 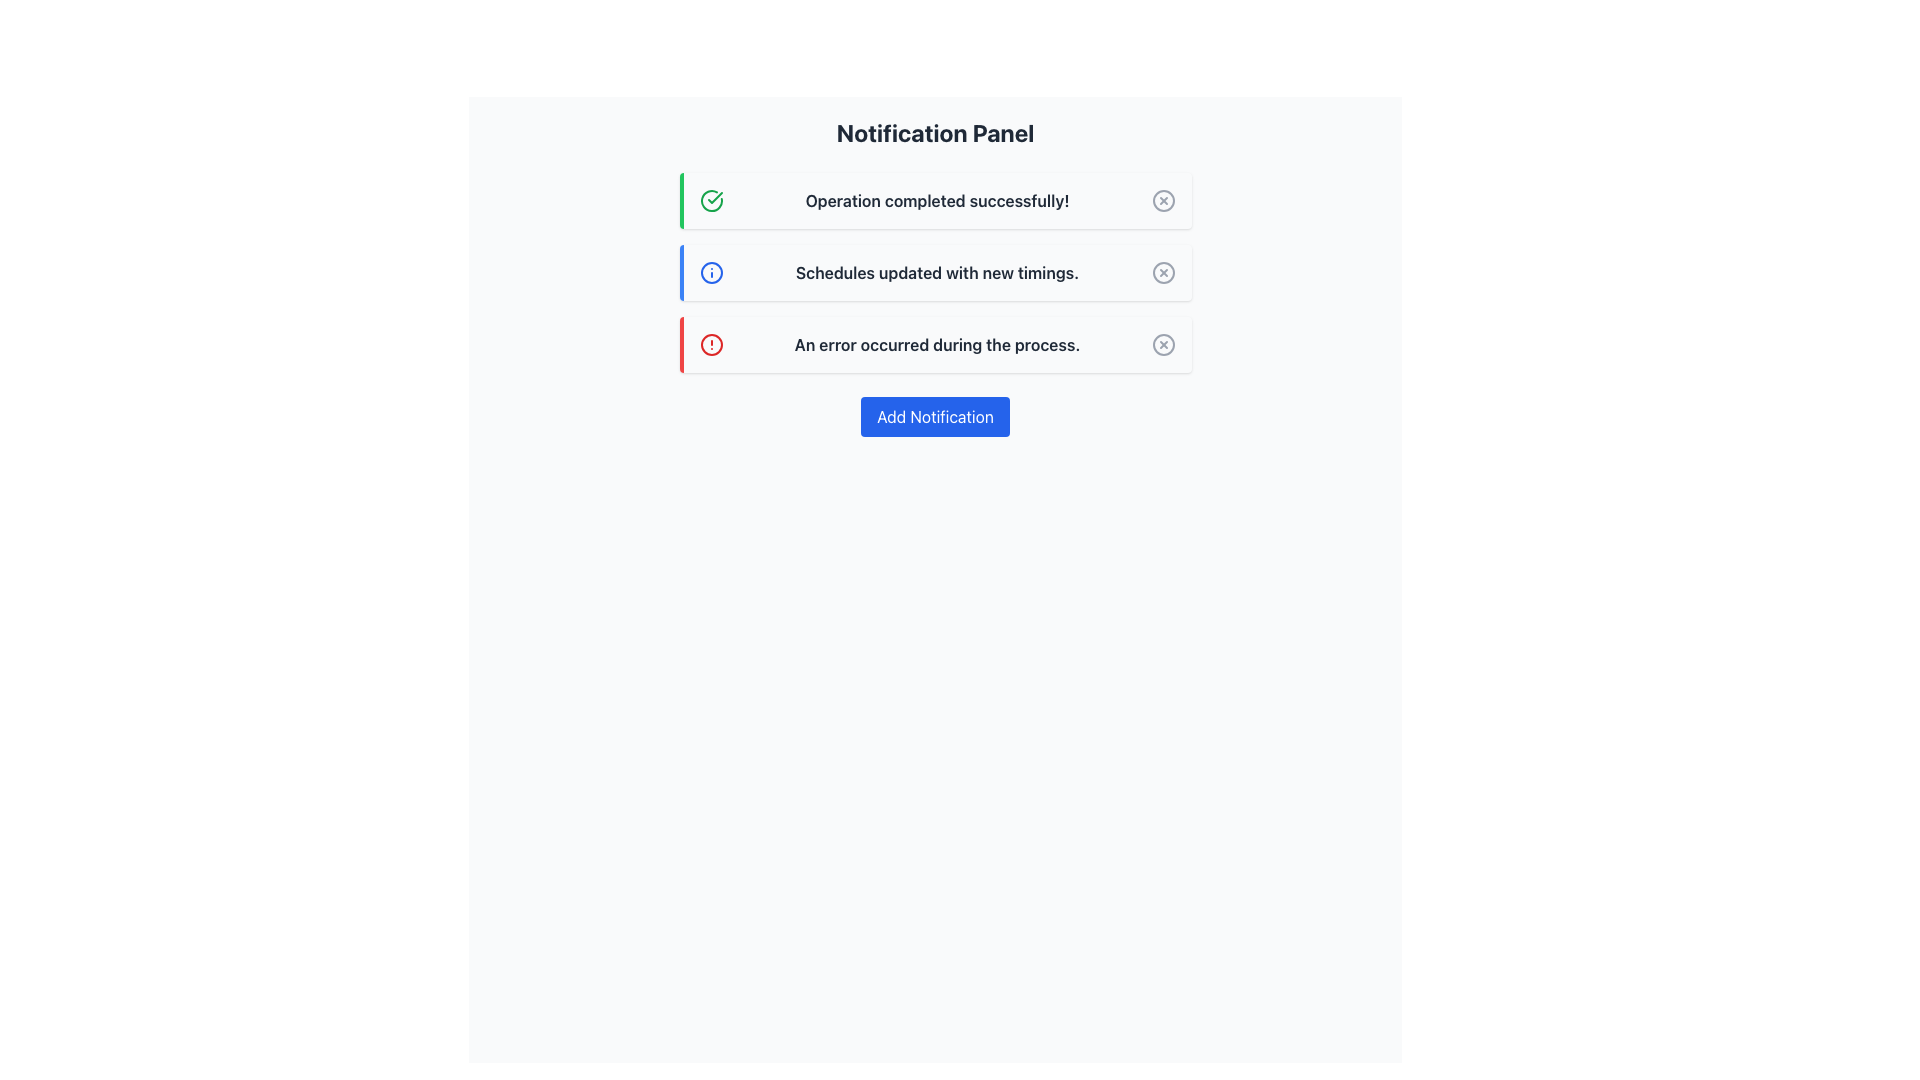 What do you see at coordinates (1163, 200) in the screenshot?
I see `the status icon located to the right of the text 'Operation completed successfully!' in the topmost notification card` at bounding box center [1163, 200].